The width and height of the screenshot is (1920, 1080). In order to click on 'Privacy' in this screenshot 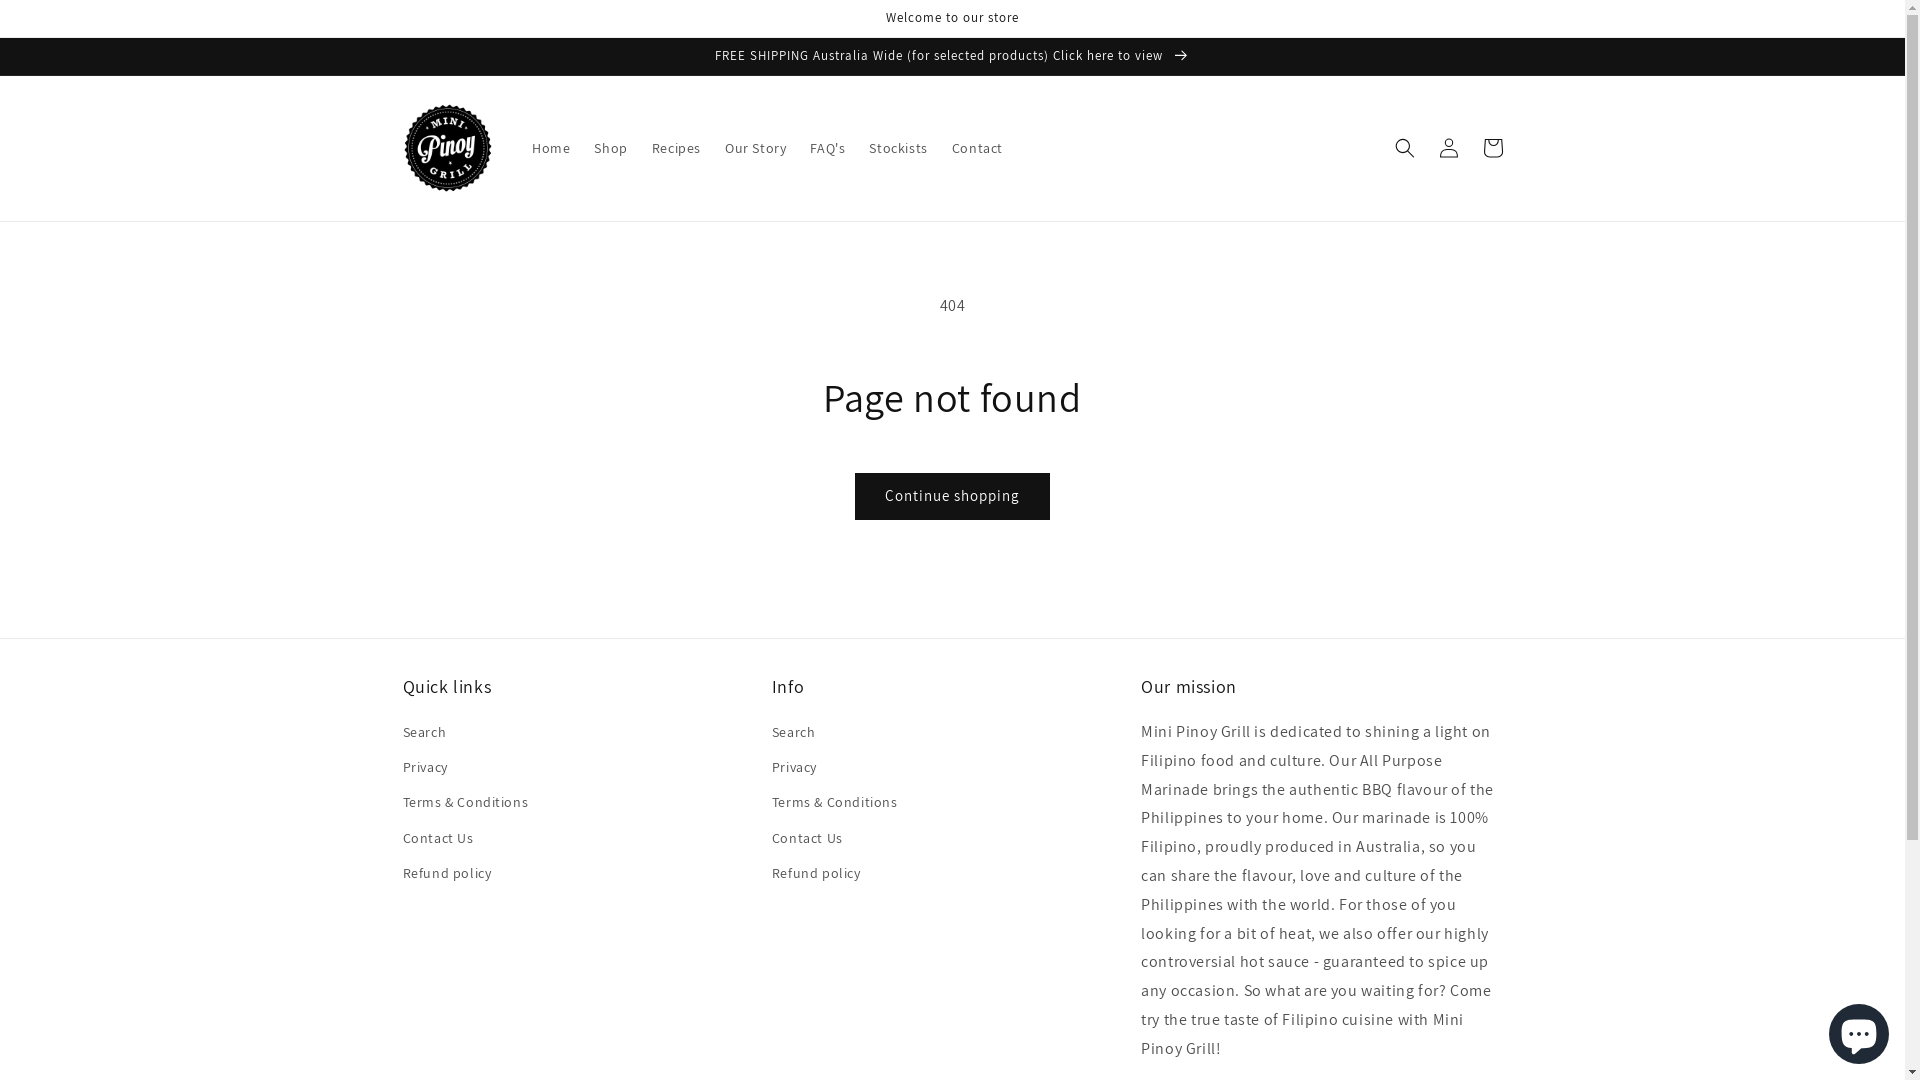, I will do `click(423, 766)`.